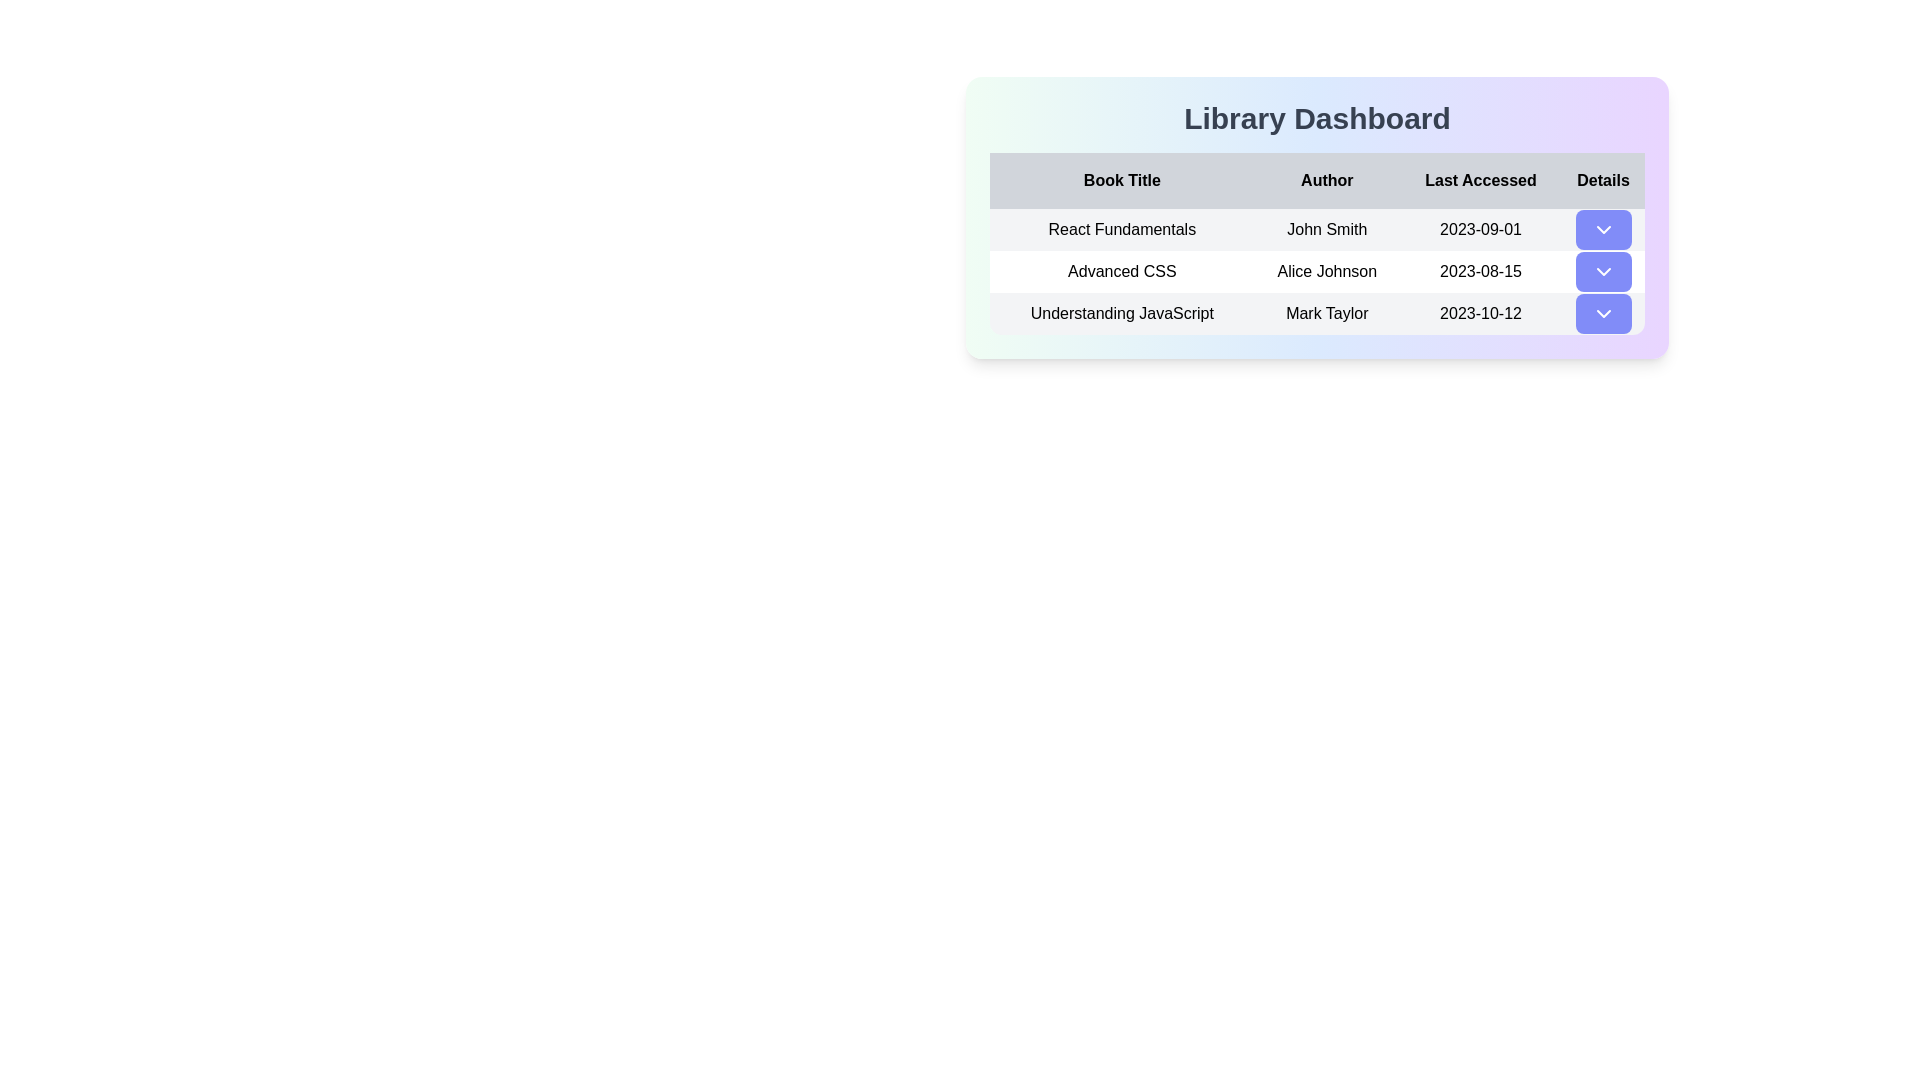  What do you see at coordinates (1603, 272) in the screenshot?
I see `the chevron icon` at bounding box center [1603, 272].